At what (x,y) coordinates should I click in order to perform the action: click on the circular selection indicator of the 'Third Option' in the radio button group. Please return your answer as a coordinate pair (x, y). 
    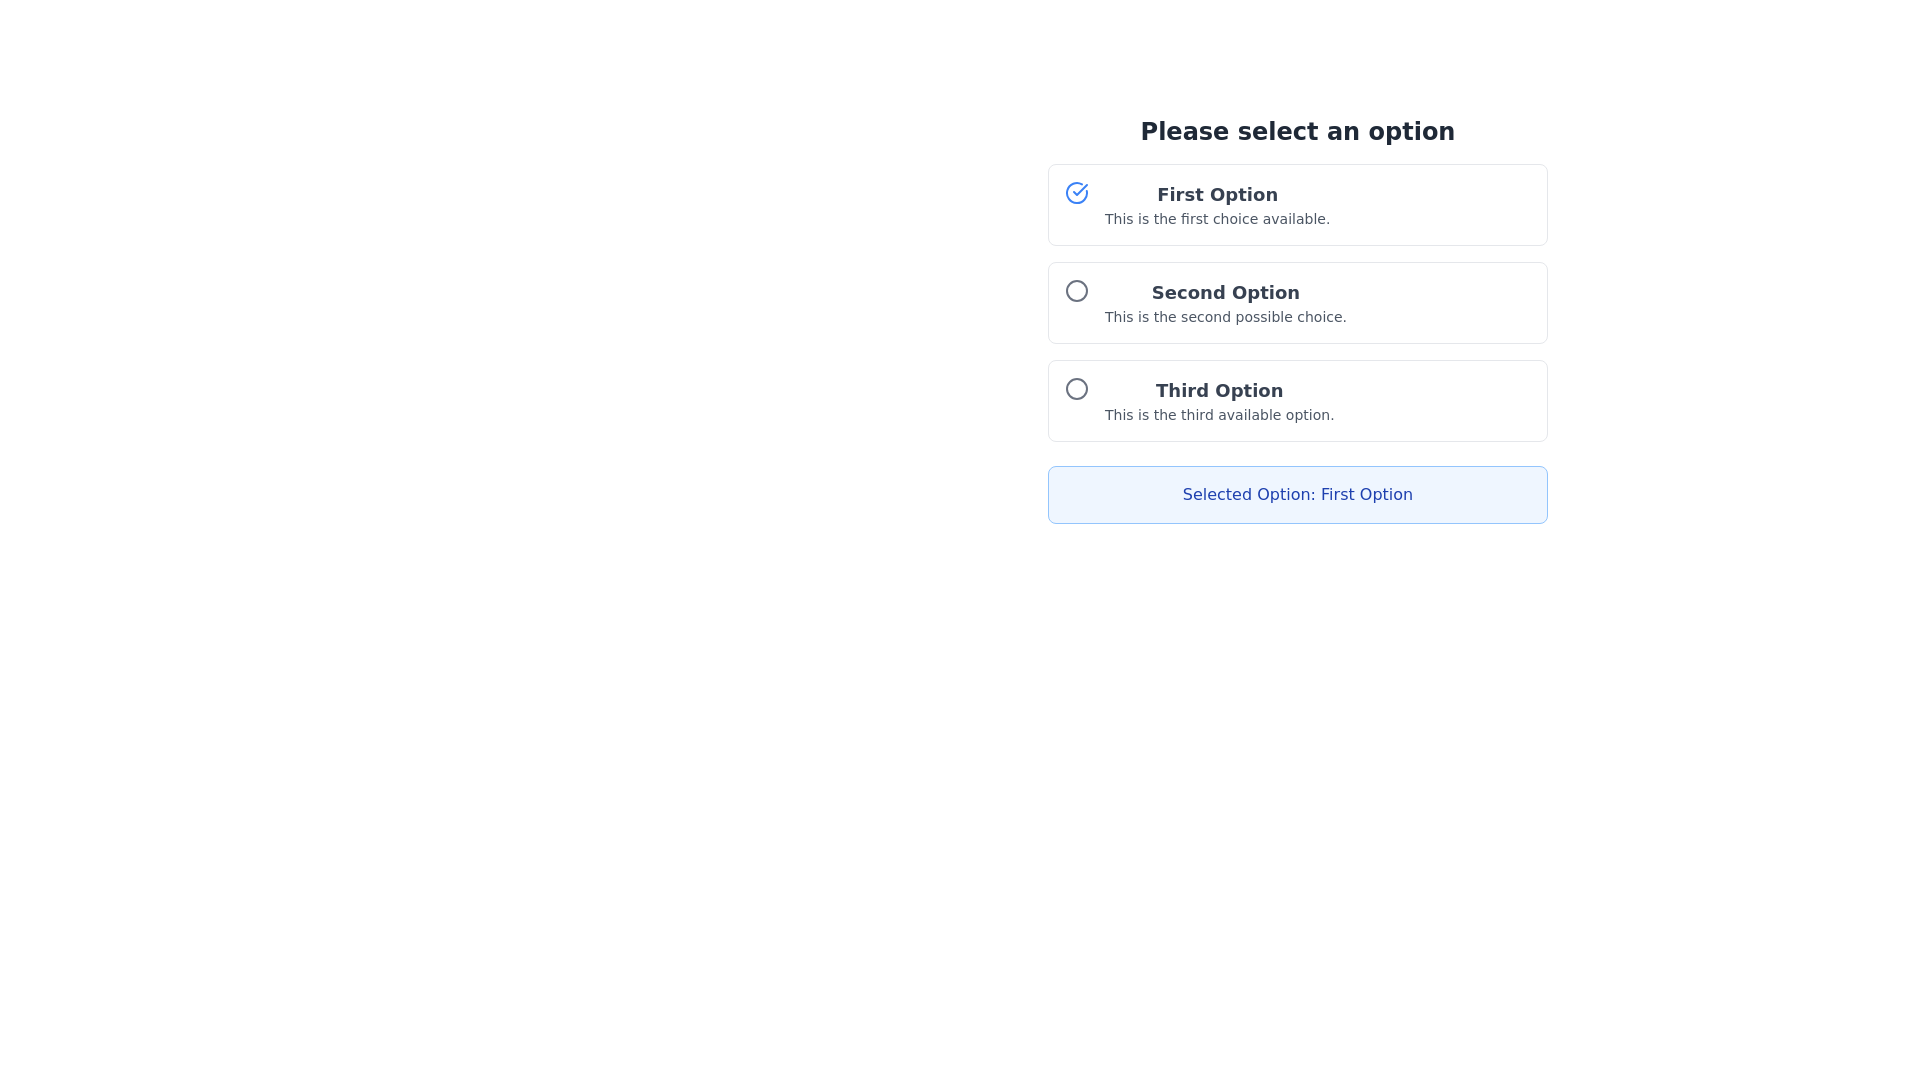
    Looking at the image, I should click on (1075, 389).